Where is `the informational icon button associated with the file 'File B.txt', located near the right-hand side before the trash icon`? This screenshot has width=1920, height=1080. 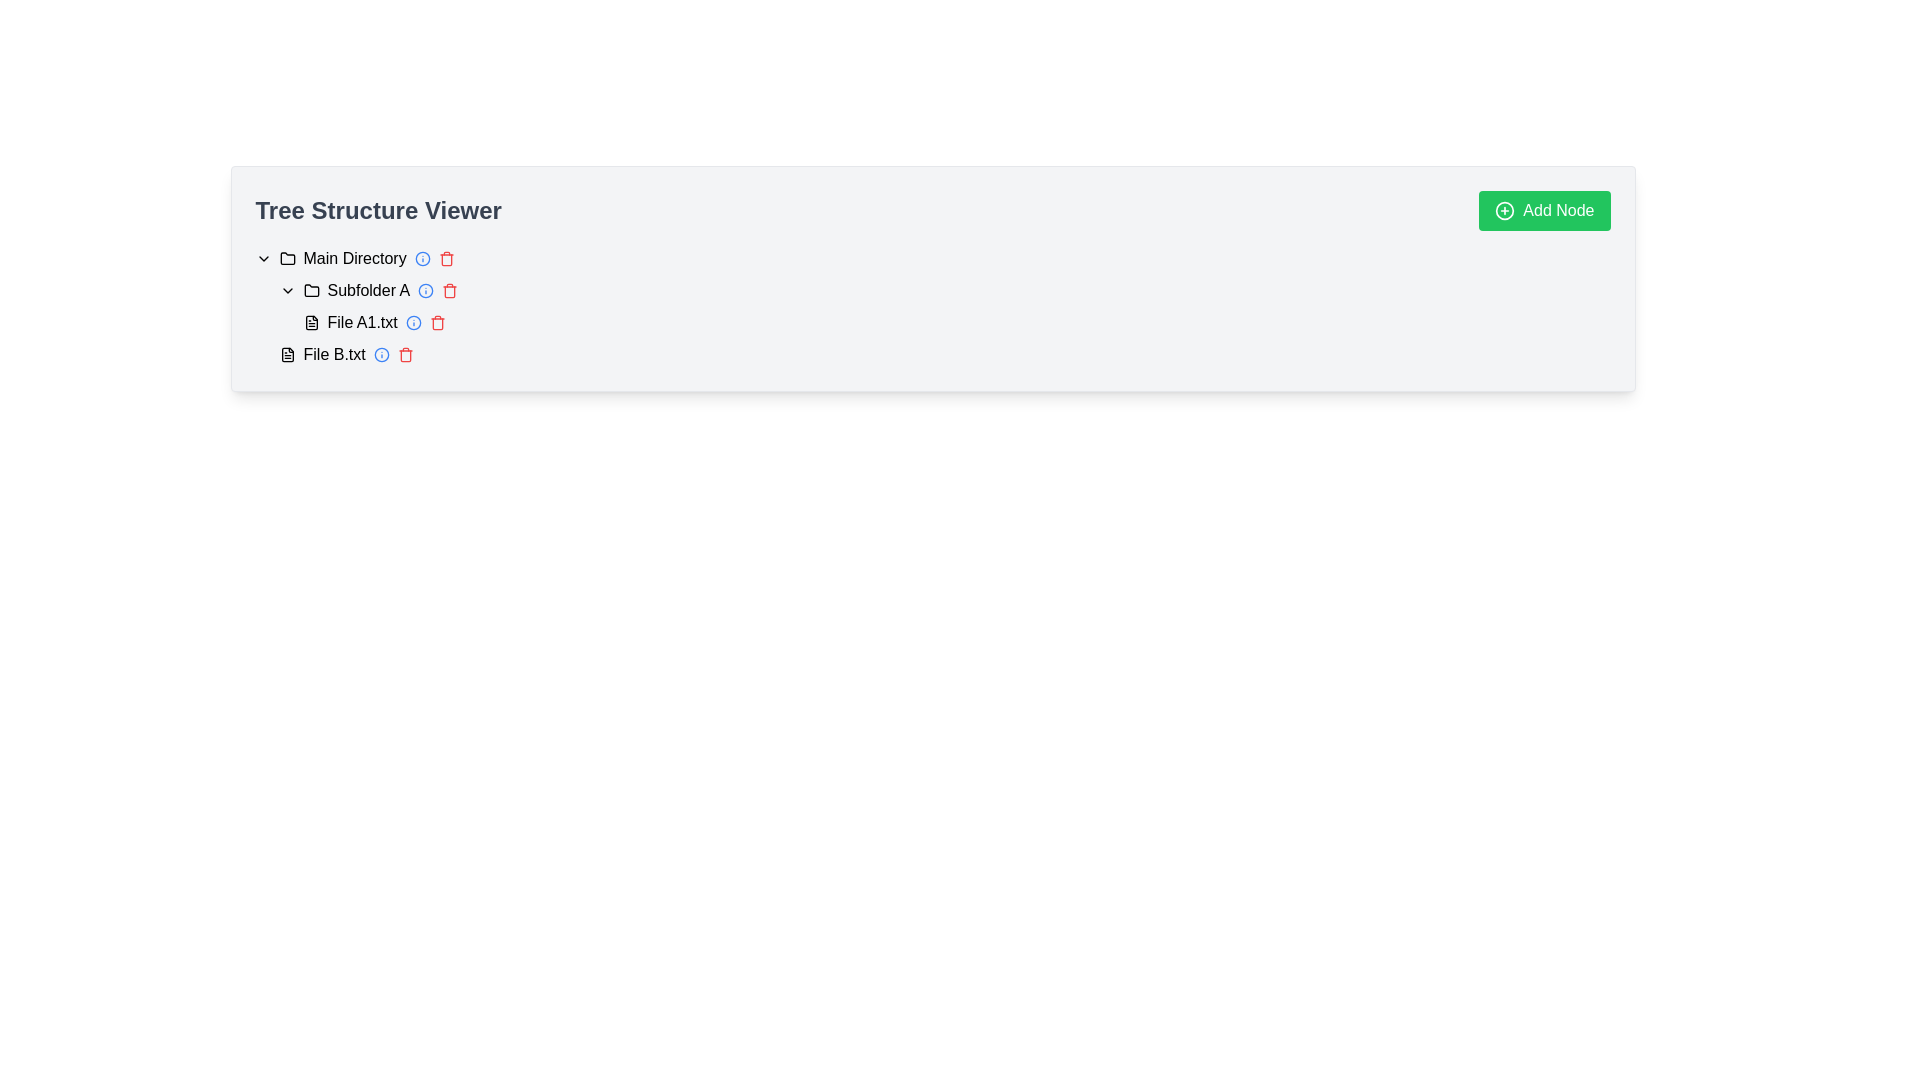
the informational icon button associated with the file 'File B.txt', located near the right-hand side before the trash icon is located at coordinates (381, 353).